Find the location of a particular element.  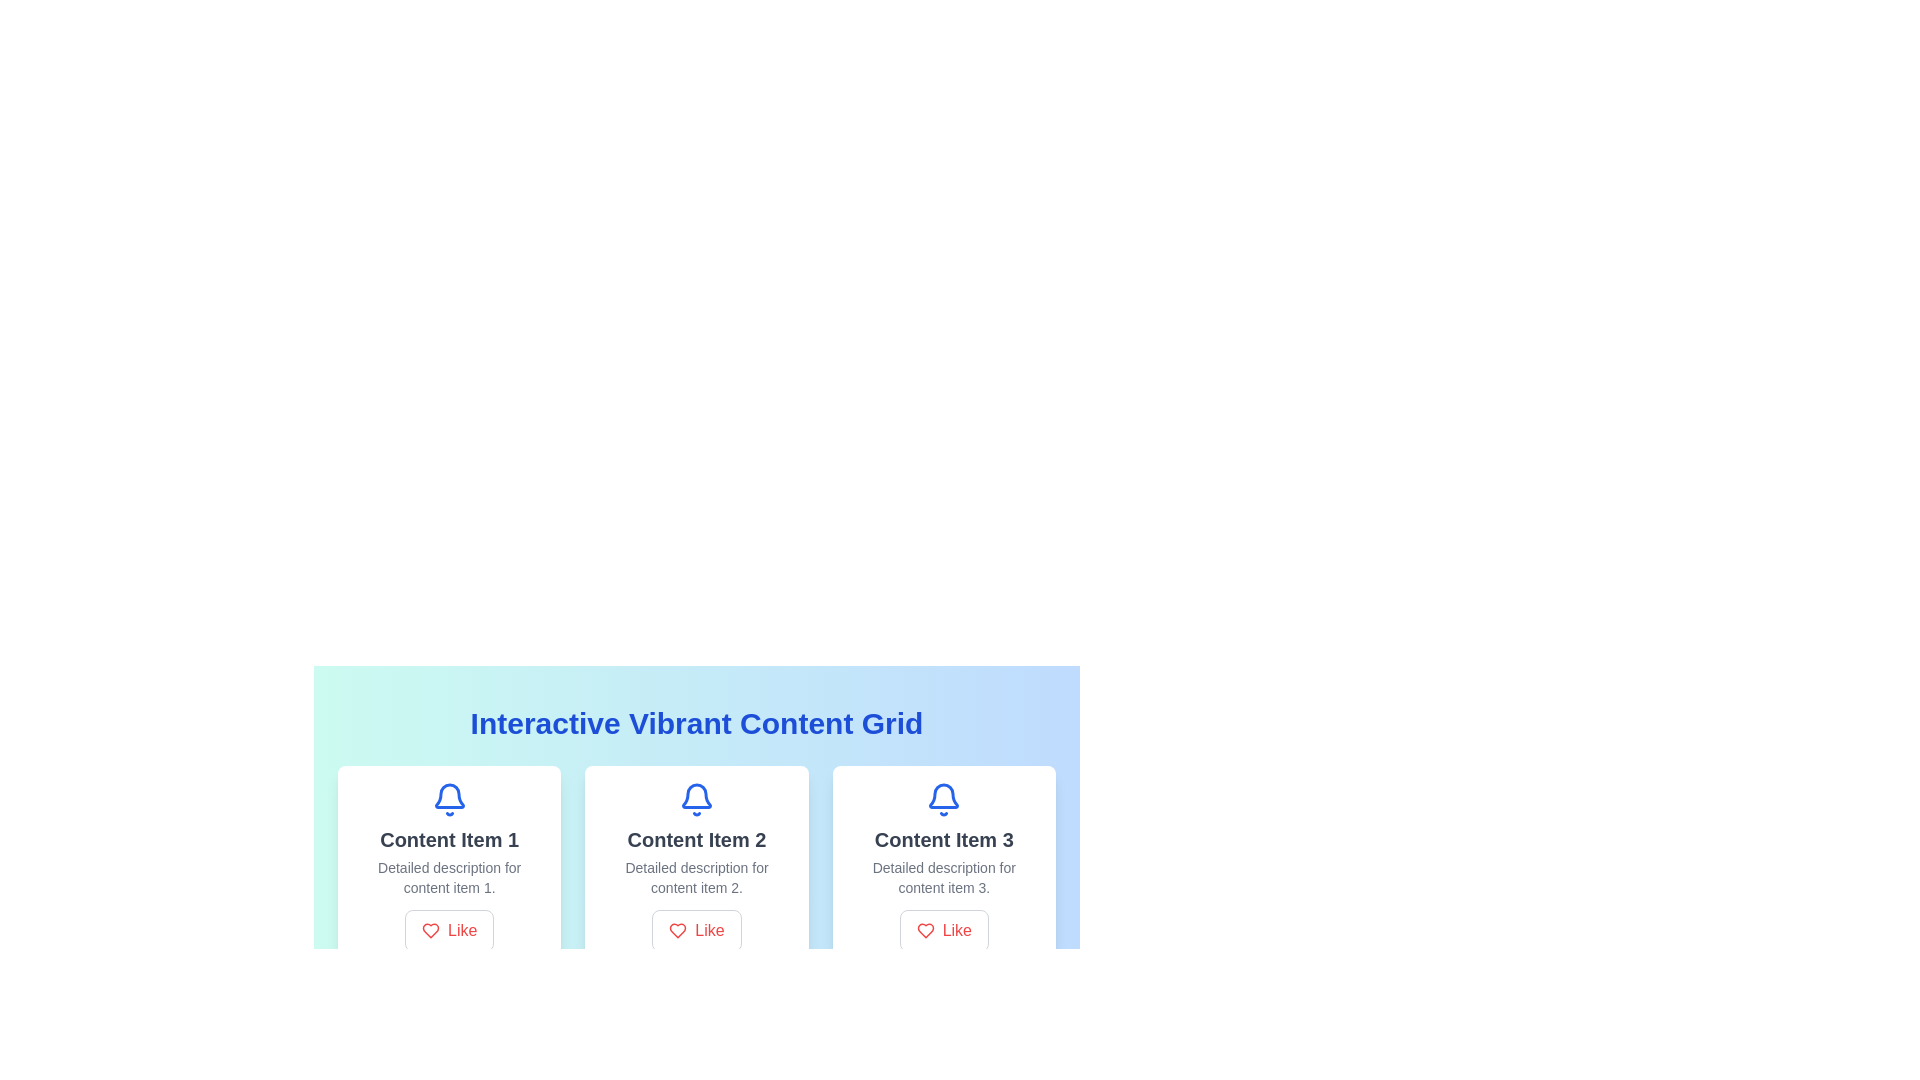

the blue bell icon located in the card labeled 'Content Item 1', which is centered above the text description block is located at coordinates (448, 798).